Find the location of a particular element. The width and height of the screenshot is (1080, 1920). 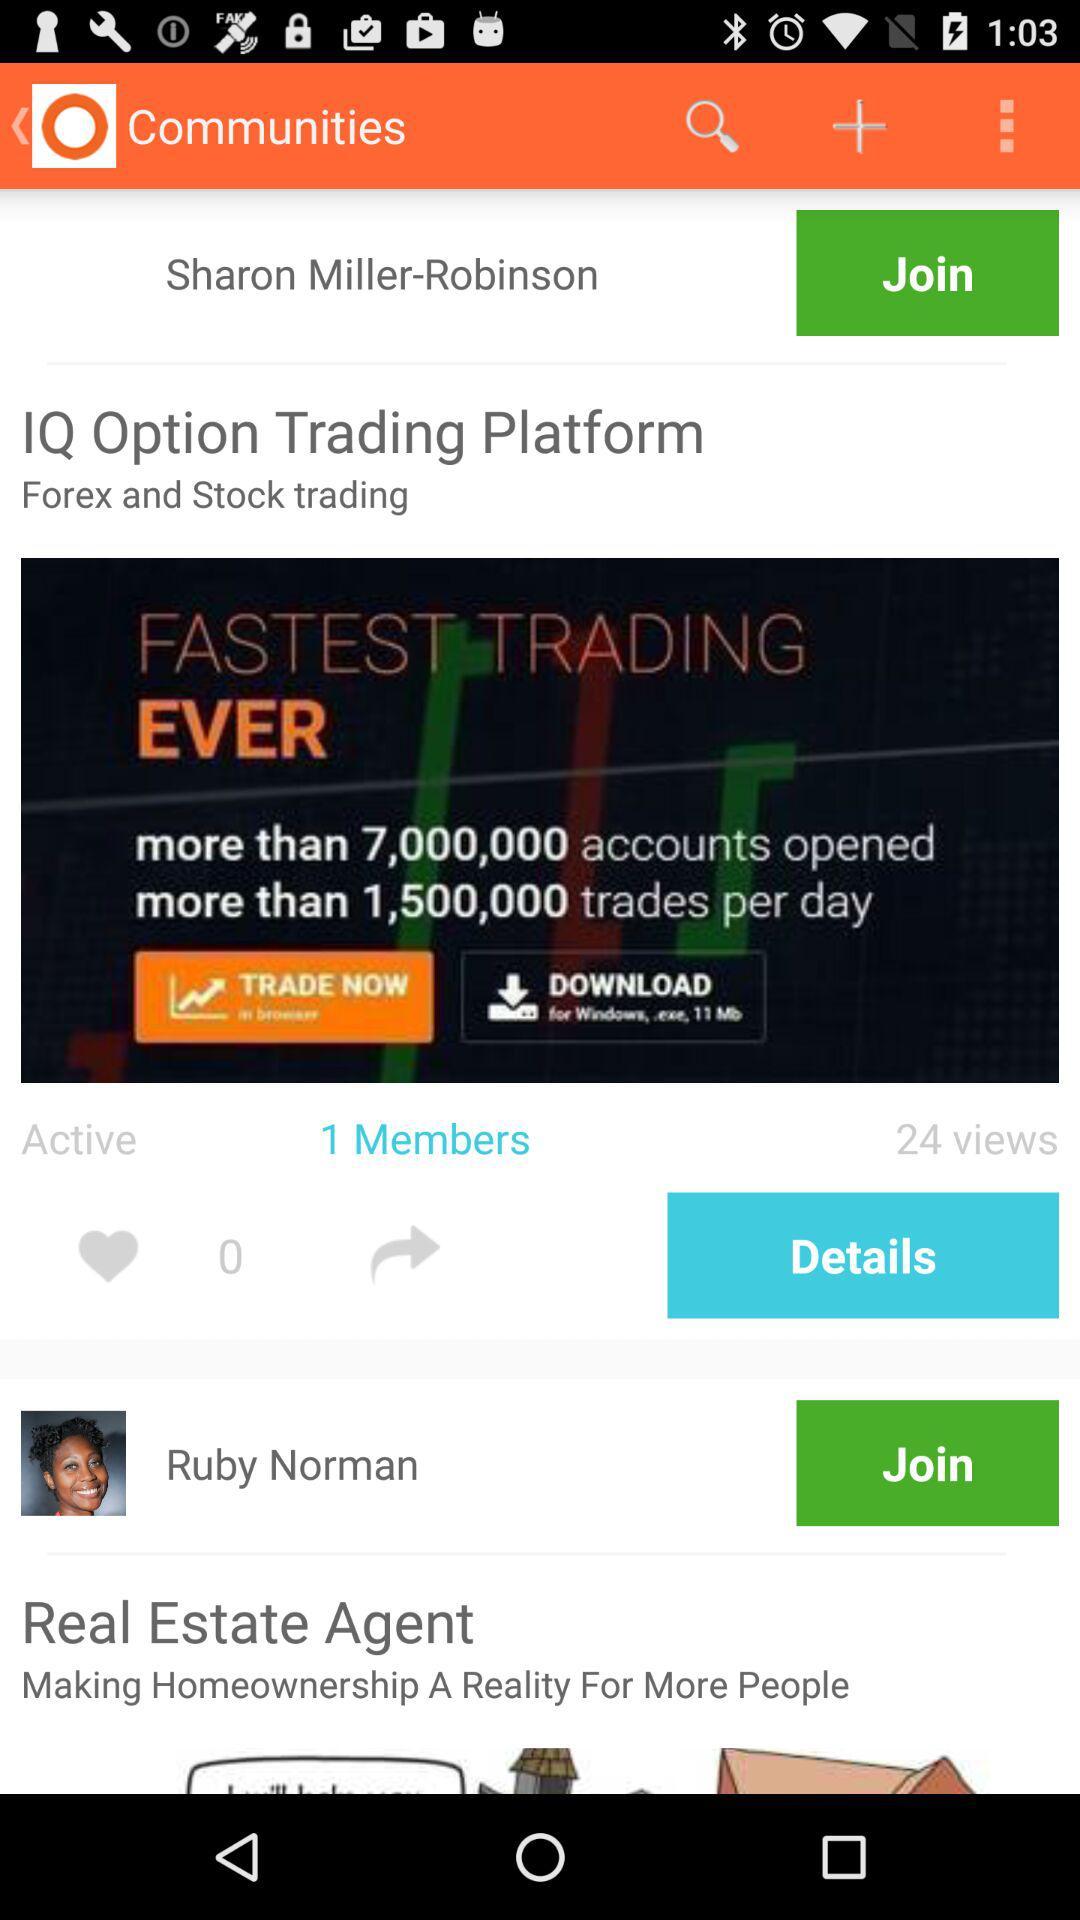

the details item is located at coordinates (862, 1254).